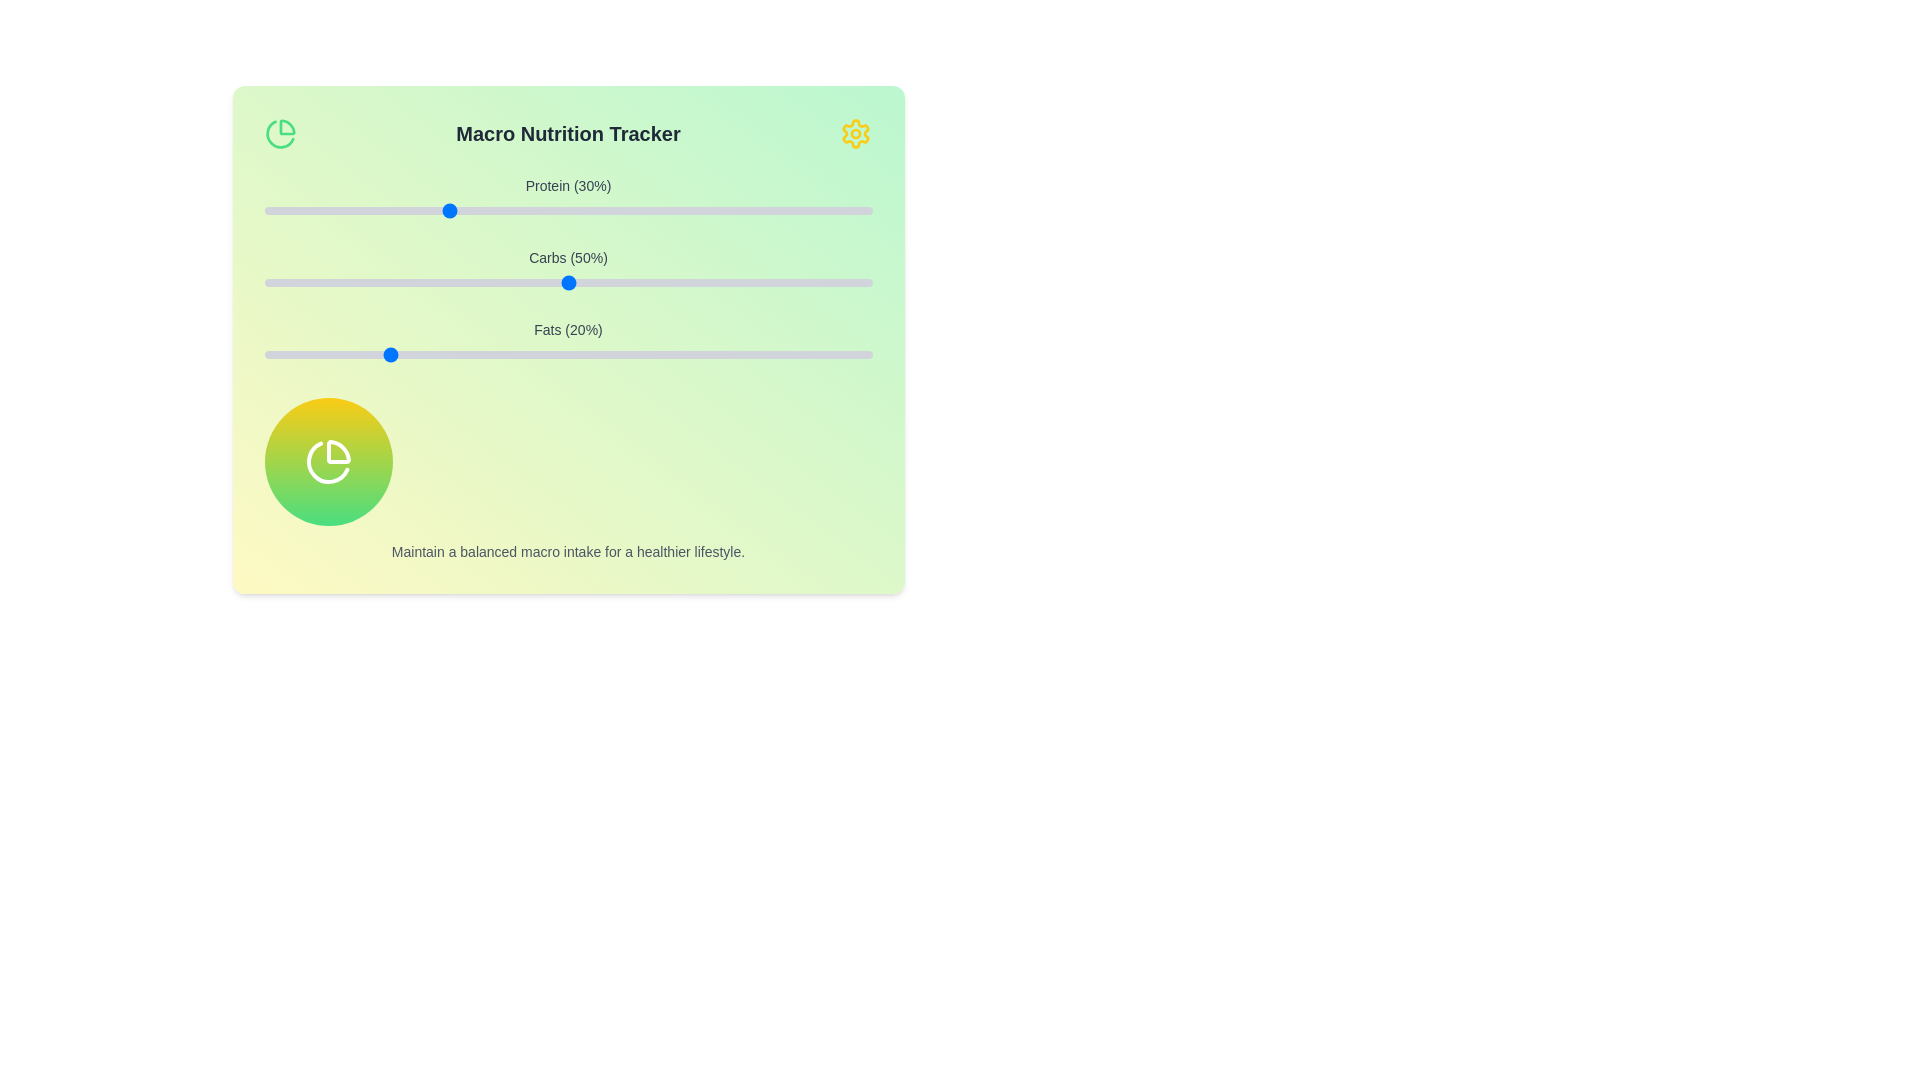 Image resolution: width=1920 pixels, height=1080 pixels. What do you see at coordinates (855, 134) in the screenshot?
I see `the settings icon in the header` at bounding box center [855, 134].